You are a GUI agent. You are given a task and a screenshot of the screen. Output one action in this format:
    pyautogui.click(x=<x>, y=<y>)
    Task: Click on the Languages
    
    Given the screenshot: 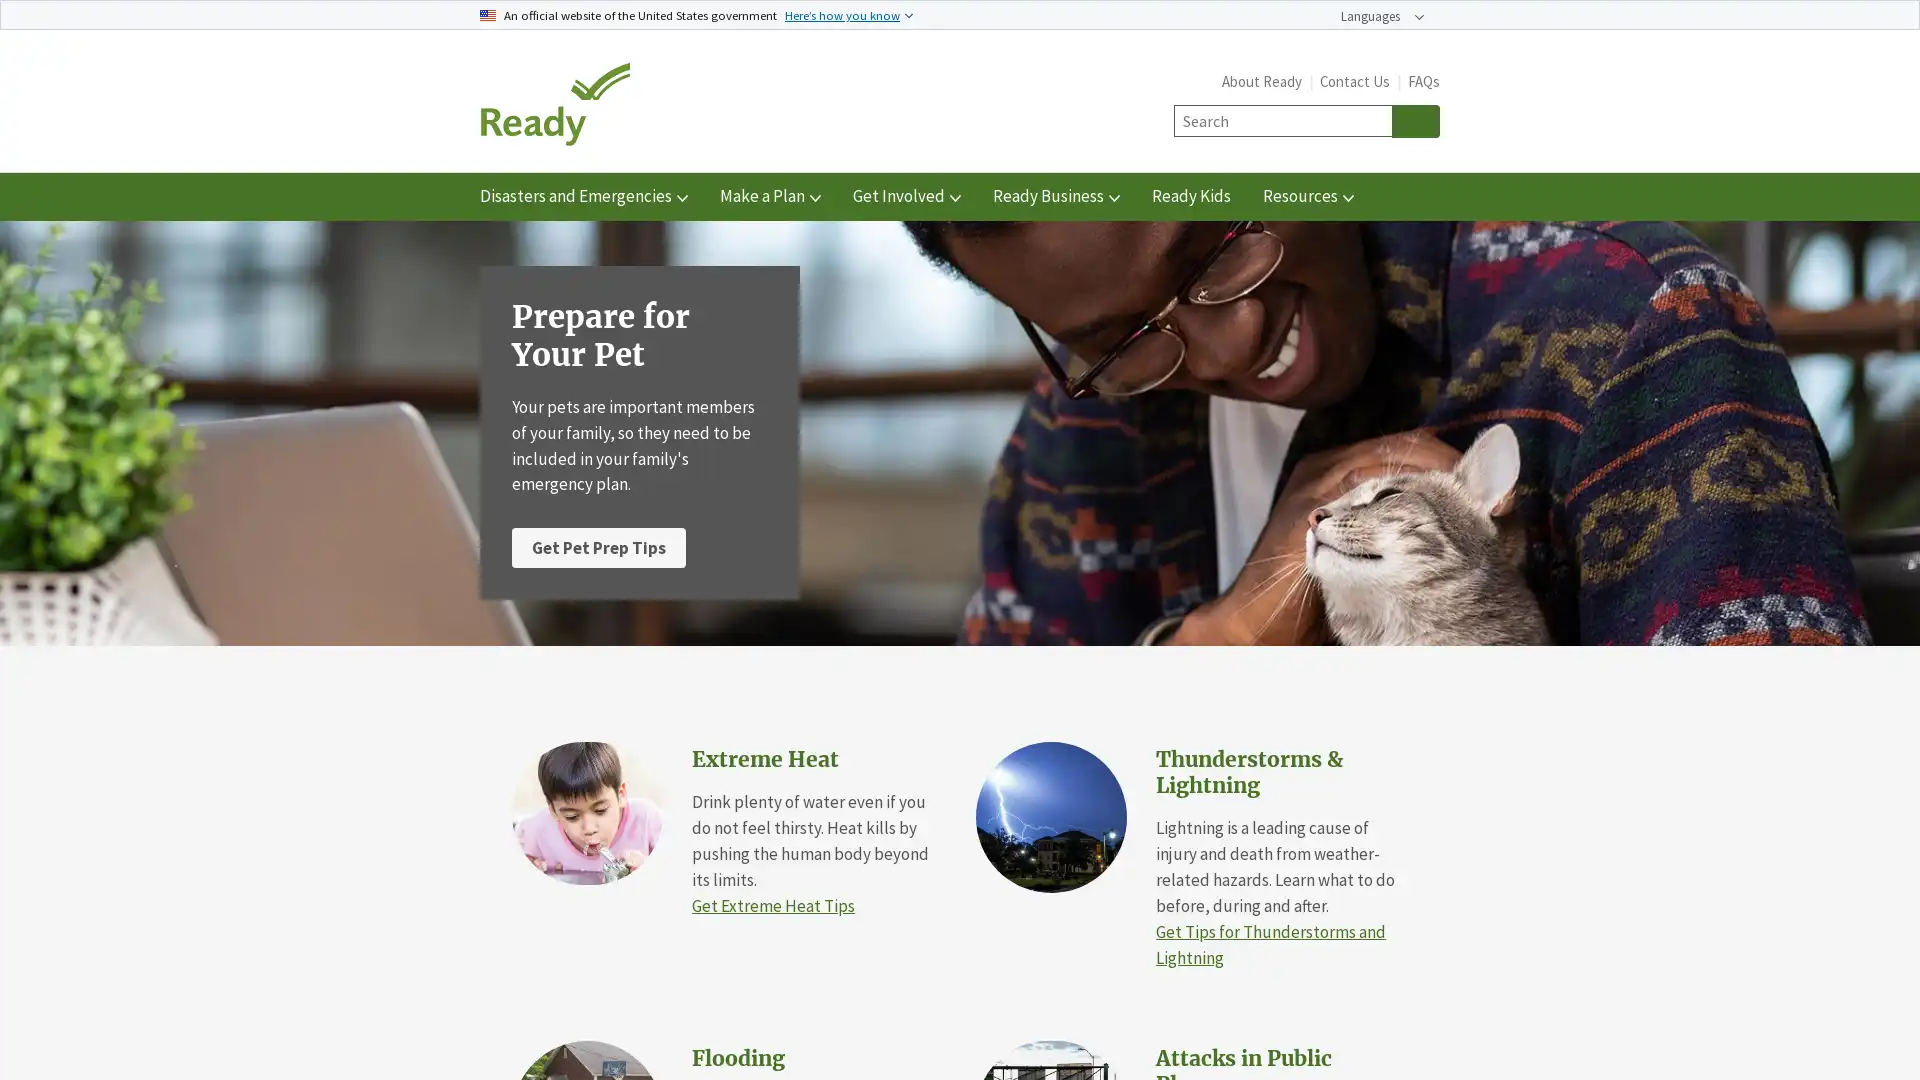 What is the action you would take?
    pyautogui.click(x=1381, y=16)
    